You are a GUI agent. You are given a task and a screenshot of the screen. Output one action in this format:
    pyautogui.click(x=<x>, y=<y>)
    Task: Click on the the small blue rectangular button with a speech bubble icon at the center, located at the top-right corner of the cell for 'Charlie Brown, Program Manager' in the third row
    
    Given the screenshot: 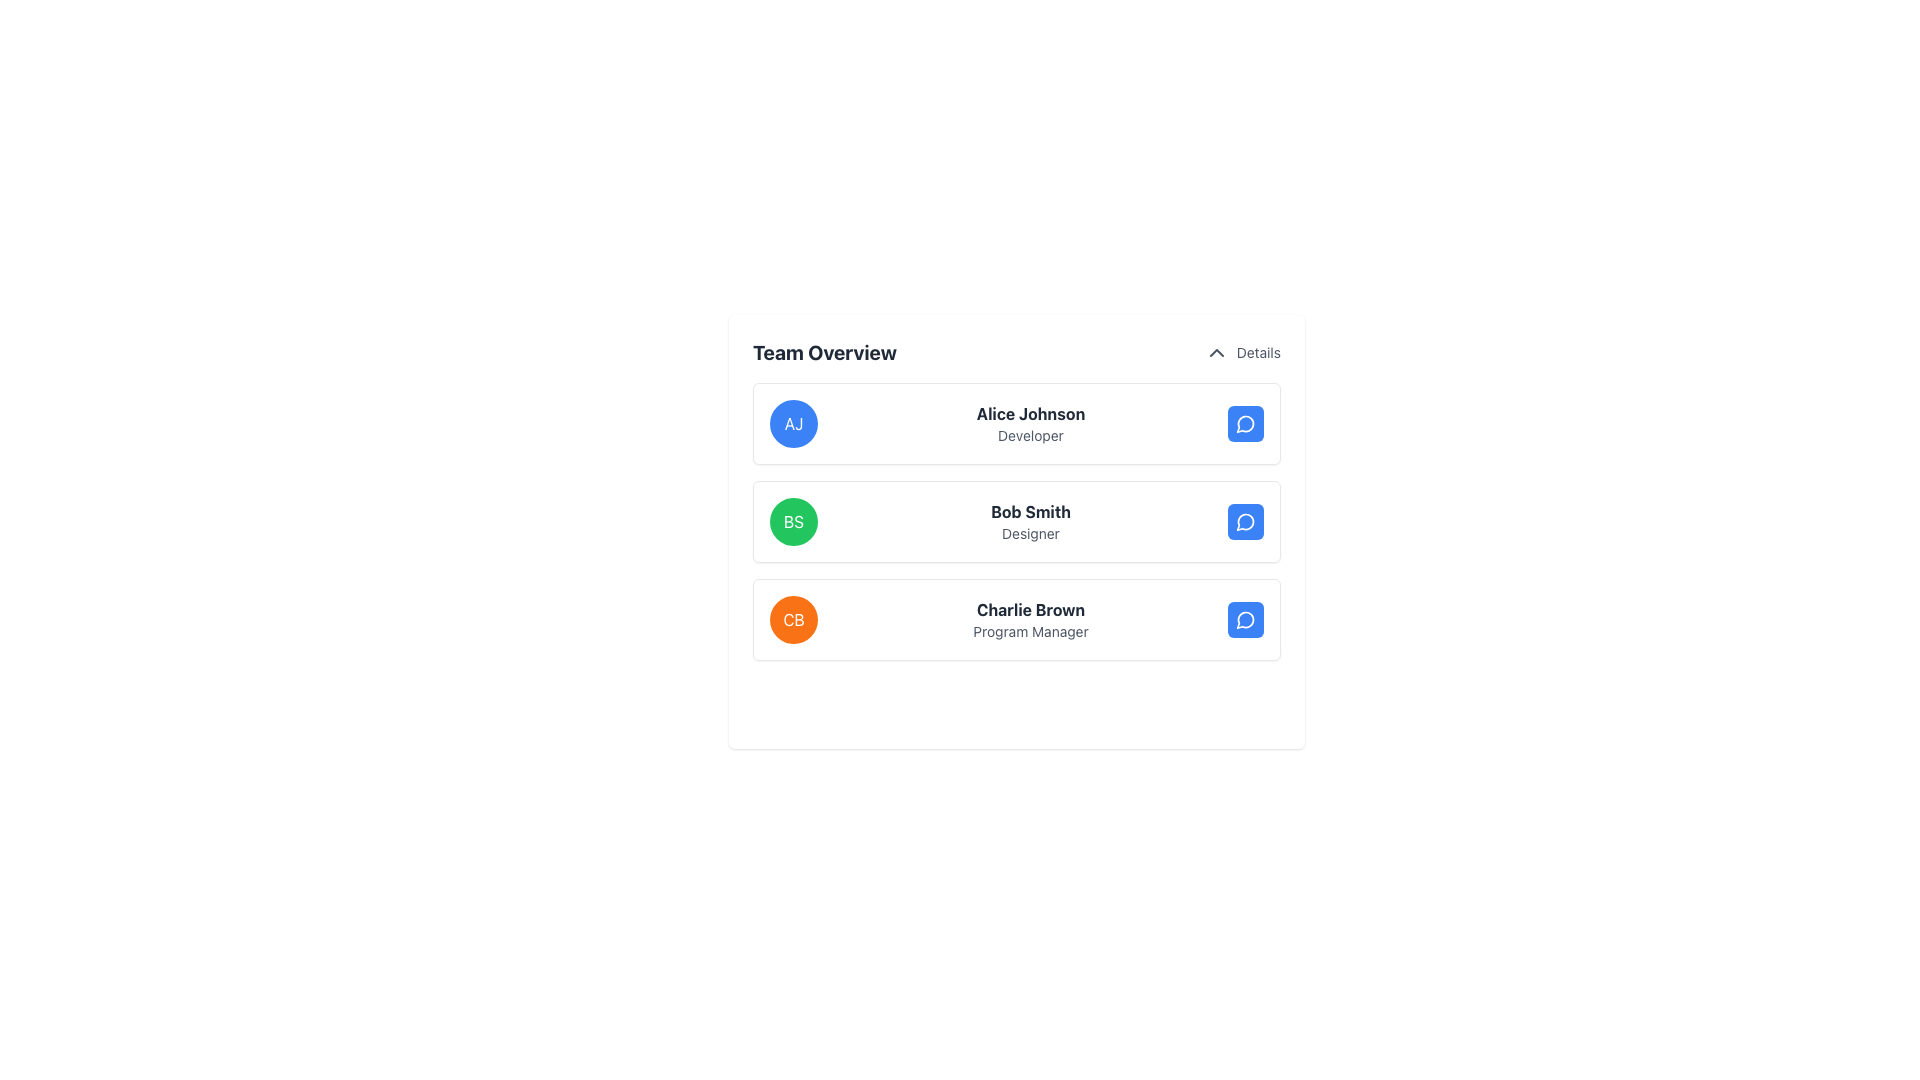 What is the action you would take?
    pyautogui.click(x=1245, y=619)
    